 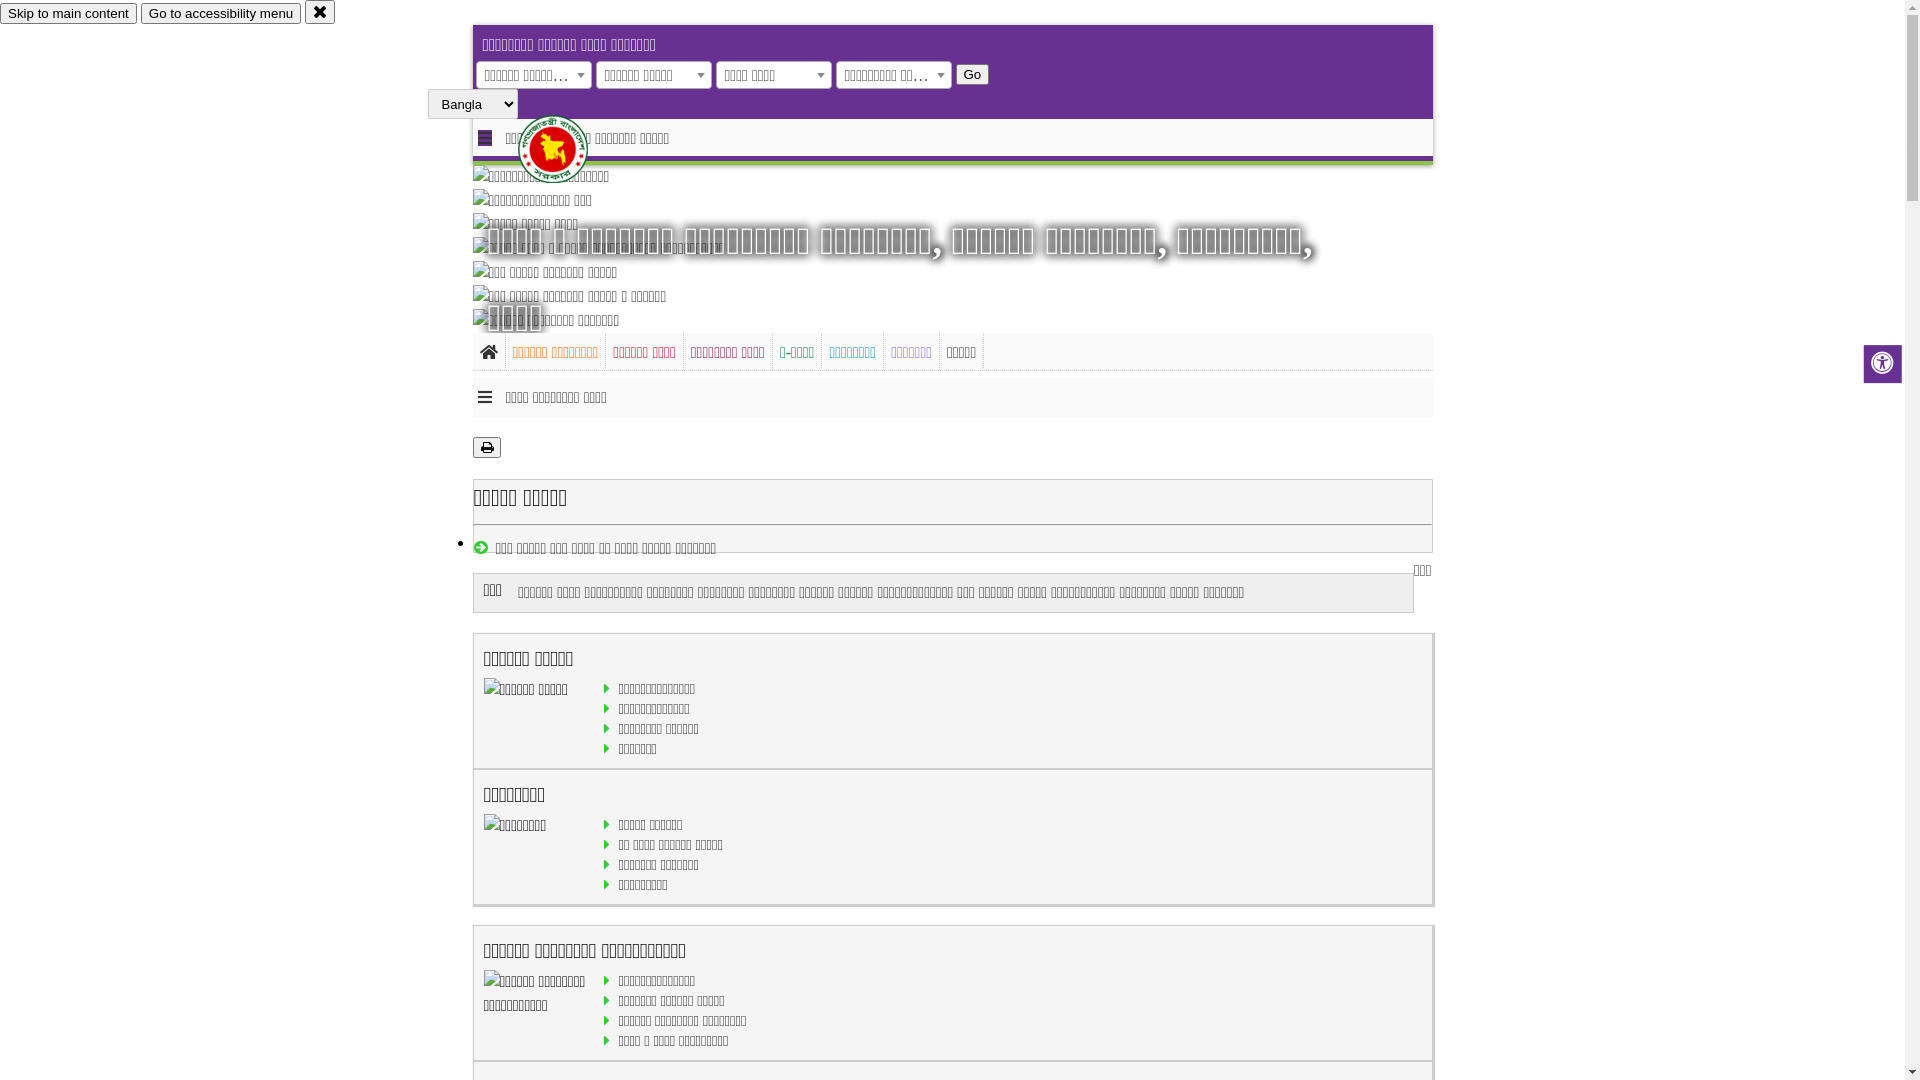 What do you see at coordinates (973, 73) in the screenshot?
I see `'Go'` at bounding box center [973, 73].